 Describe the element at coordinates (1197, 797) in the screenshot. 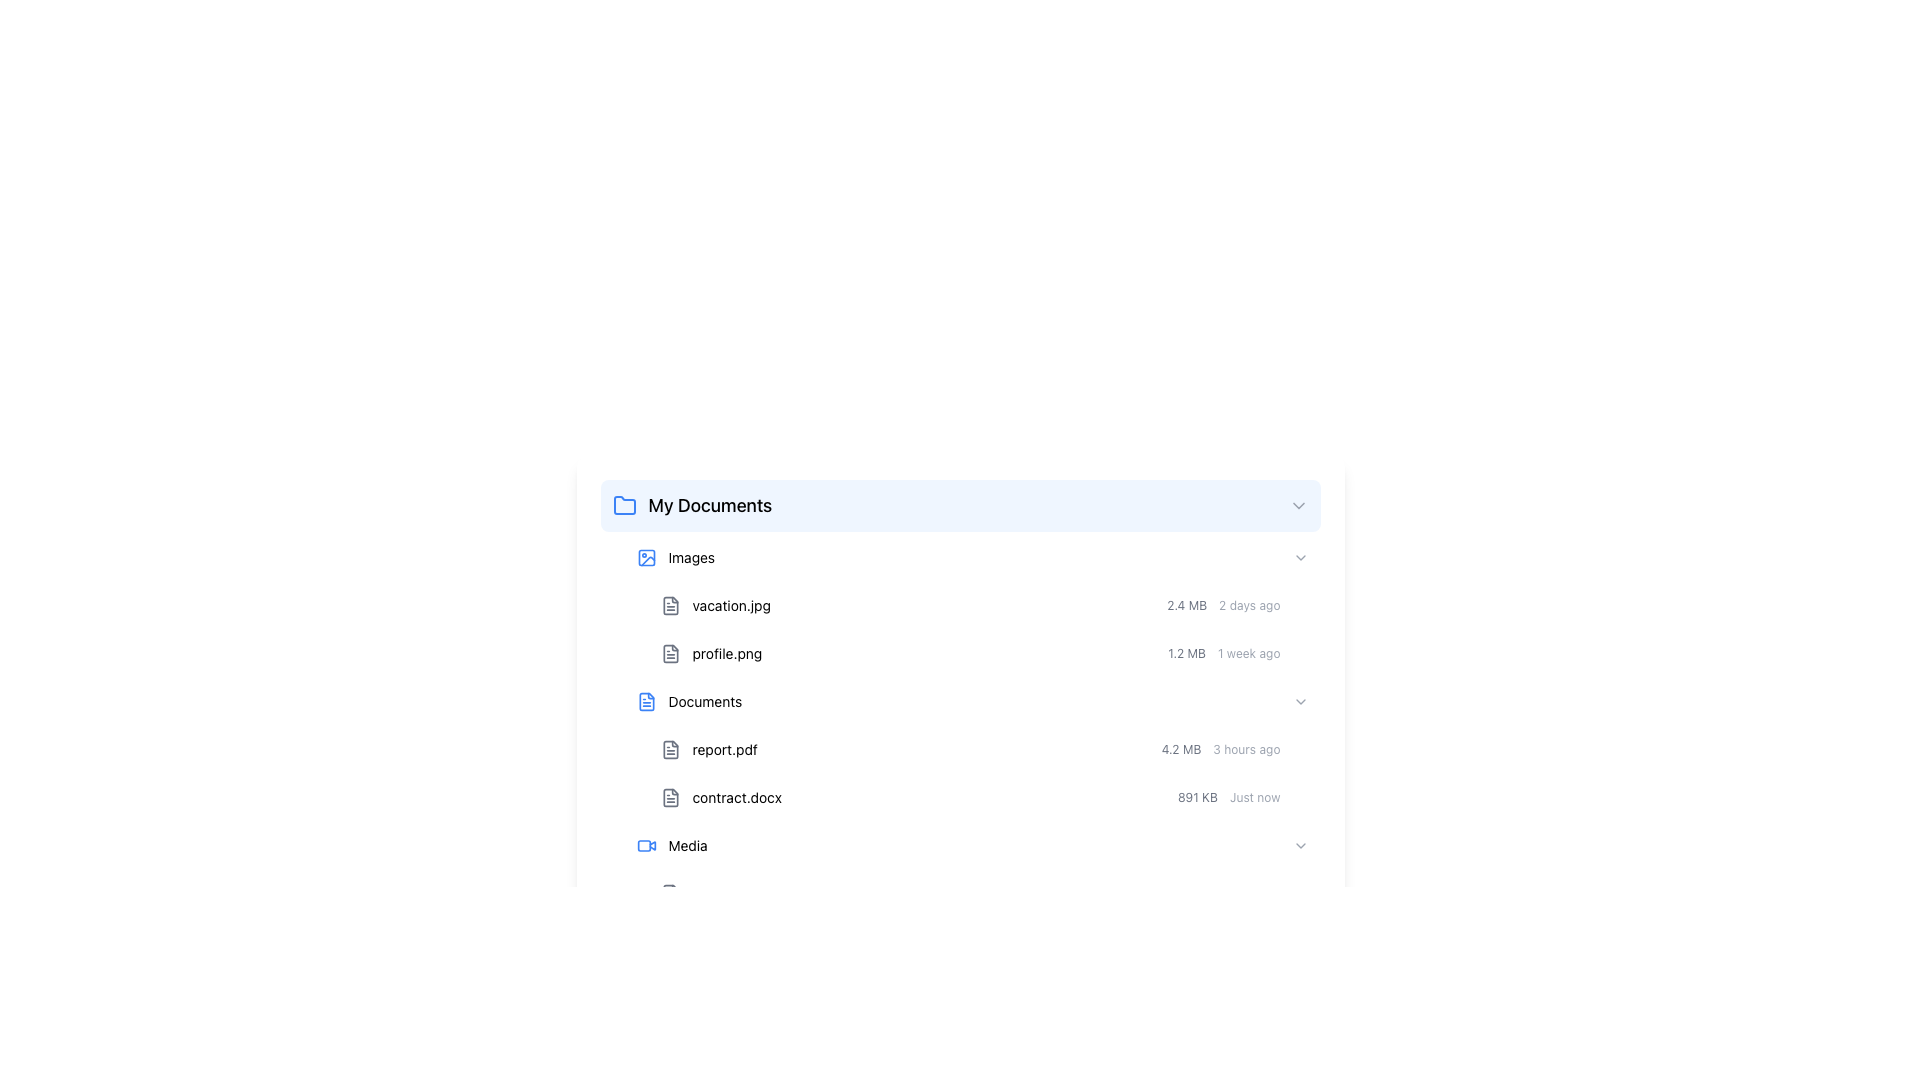

I see `the Label that displays the file size of the associated document, positioned to the left of the 'Just now' text within the 'Documents' folder section` at that location.